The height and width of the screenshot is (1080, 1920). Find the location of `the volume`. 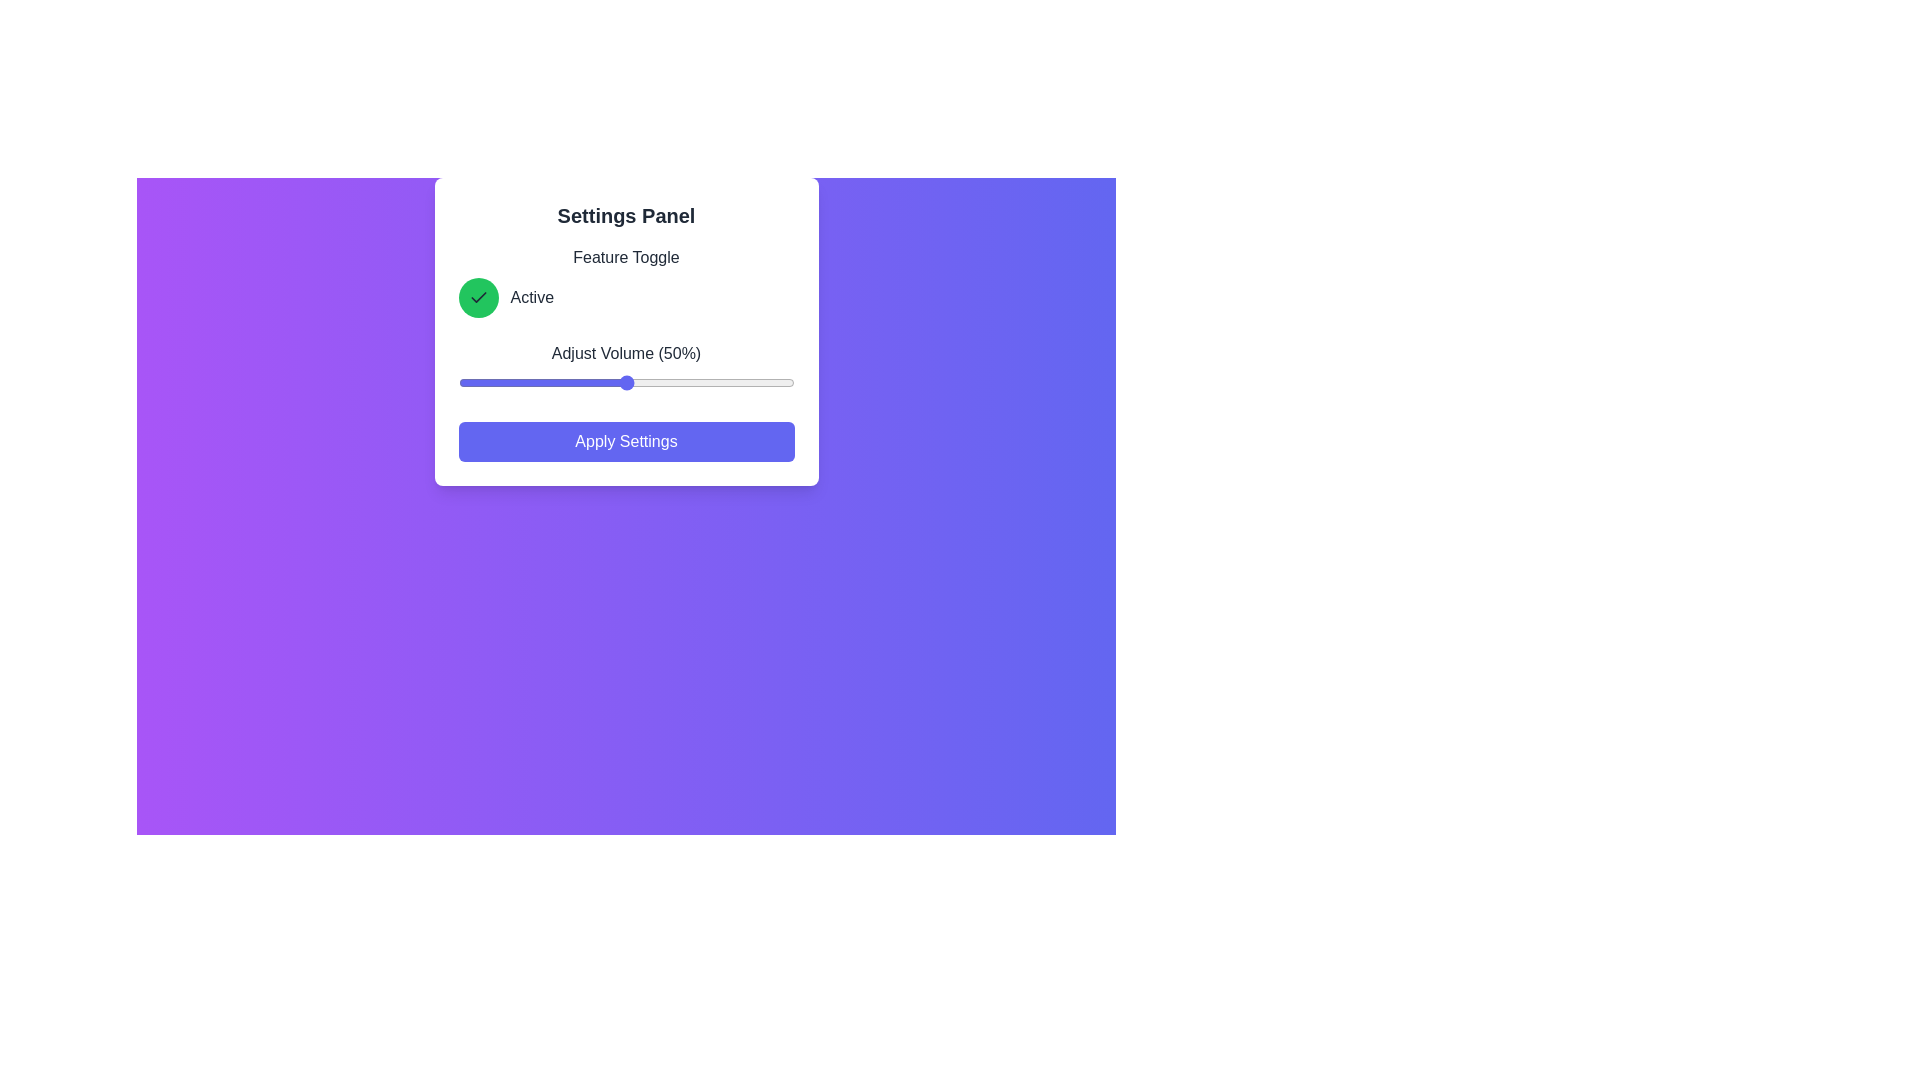

the volume is located at coordinates (790, 382).